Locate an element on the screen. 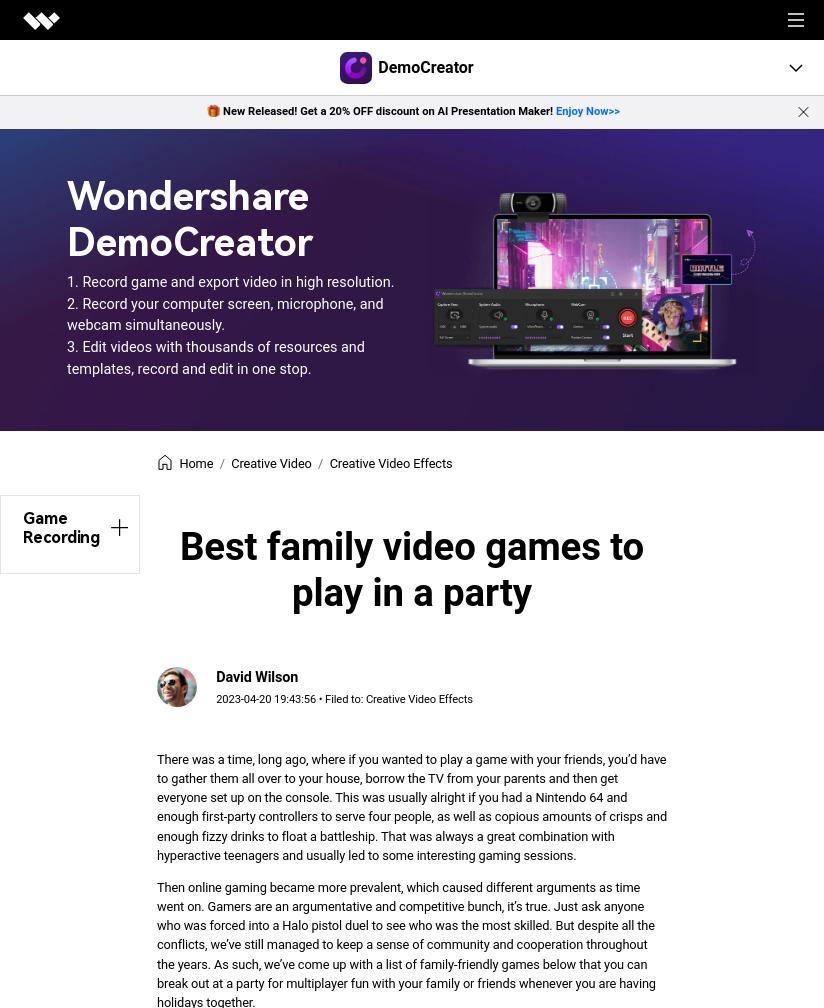 The image size is (824, 1008). 'New Released! Get a 20% OFF discount on AI Presentation Maker!' is located at coordinates (389, 111).